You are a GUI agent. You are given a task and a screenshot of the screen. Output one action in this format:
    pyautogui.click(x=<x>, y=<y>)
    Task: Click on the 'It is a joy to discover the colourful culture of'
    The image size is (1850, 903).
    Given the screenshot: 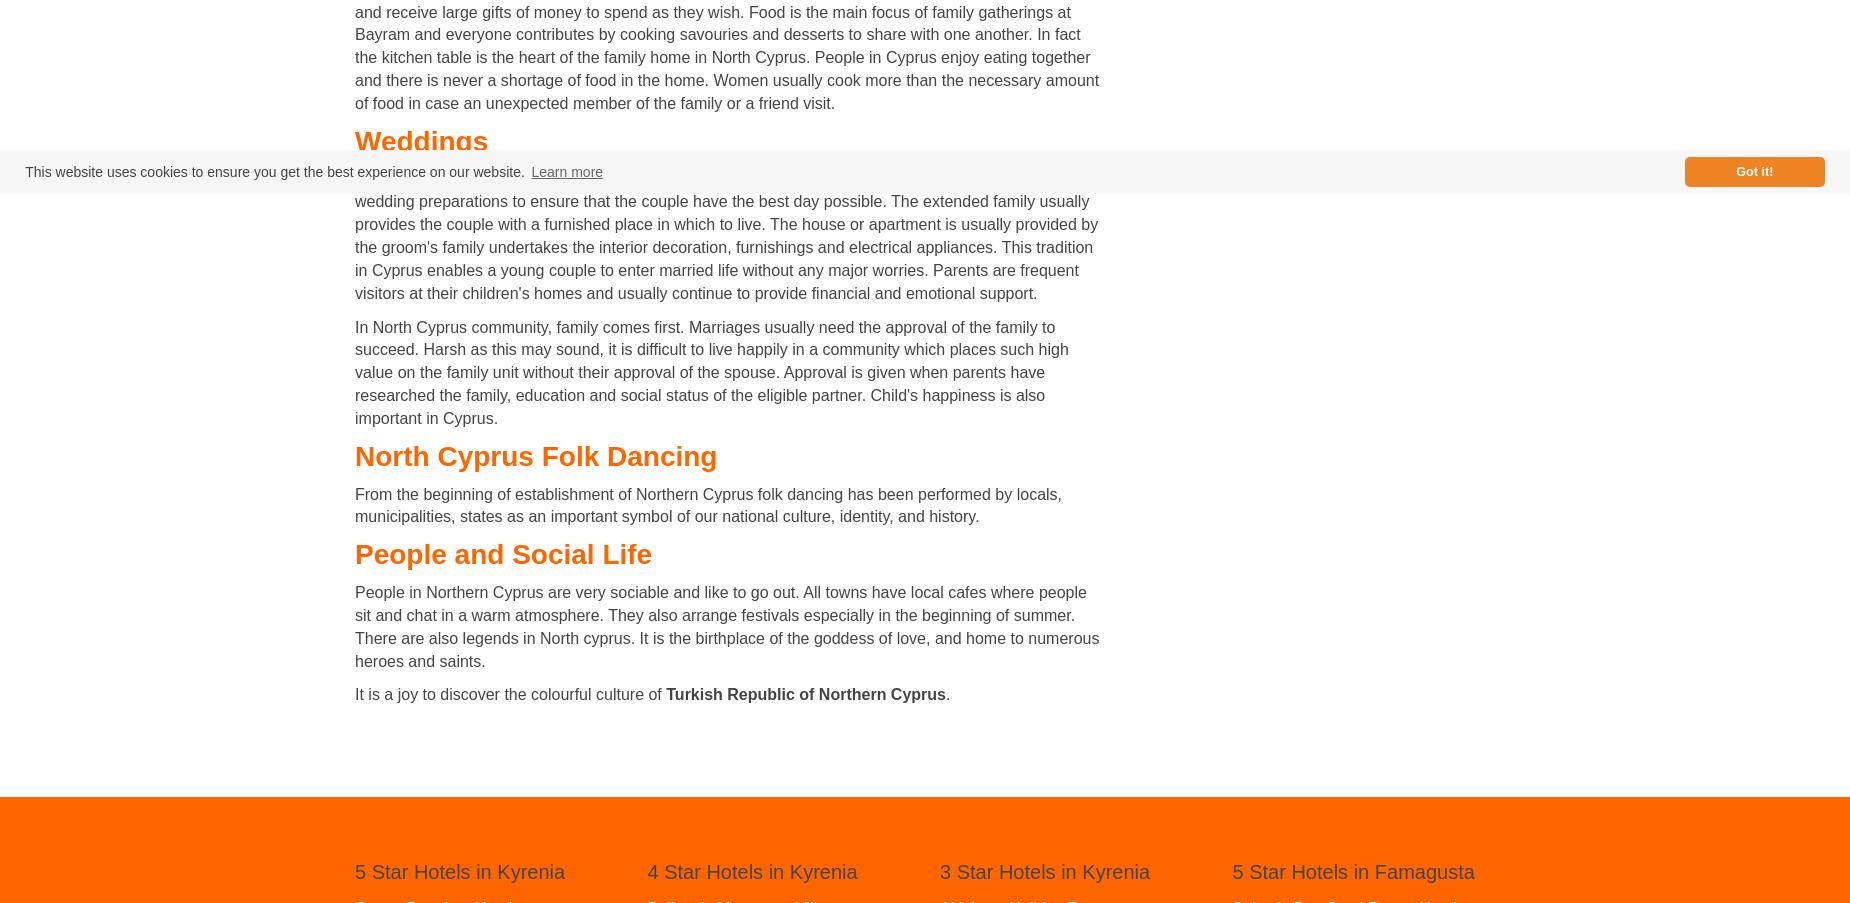 What is the action you would take?
    pyautogui.click(x=510, y=693)
    